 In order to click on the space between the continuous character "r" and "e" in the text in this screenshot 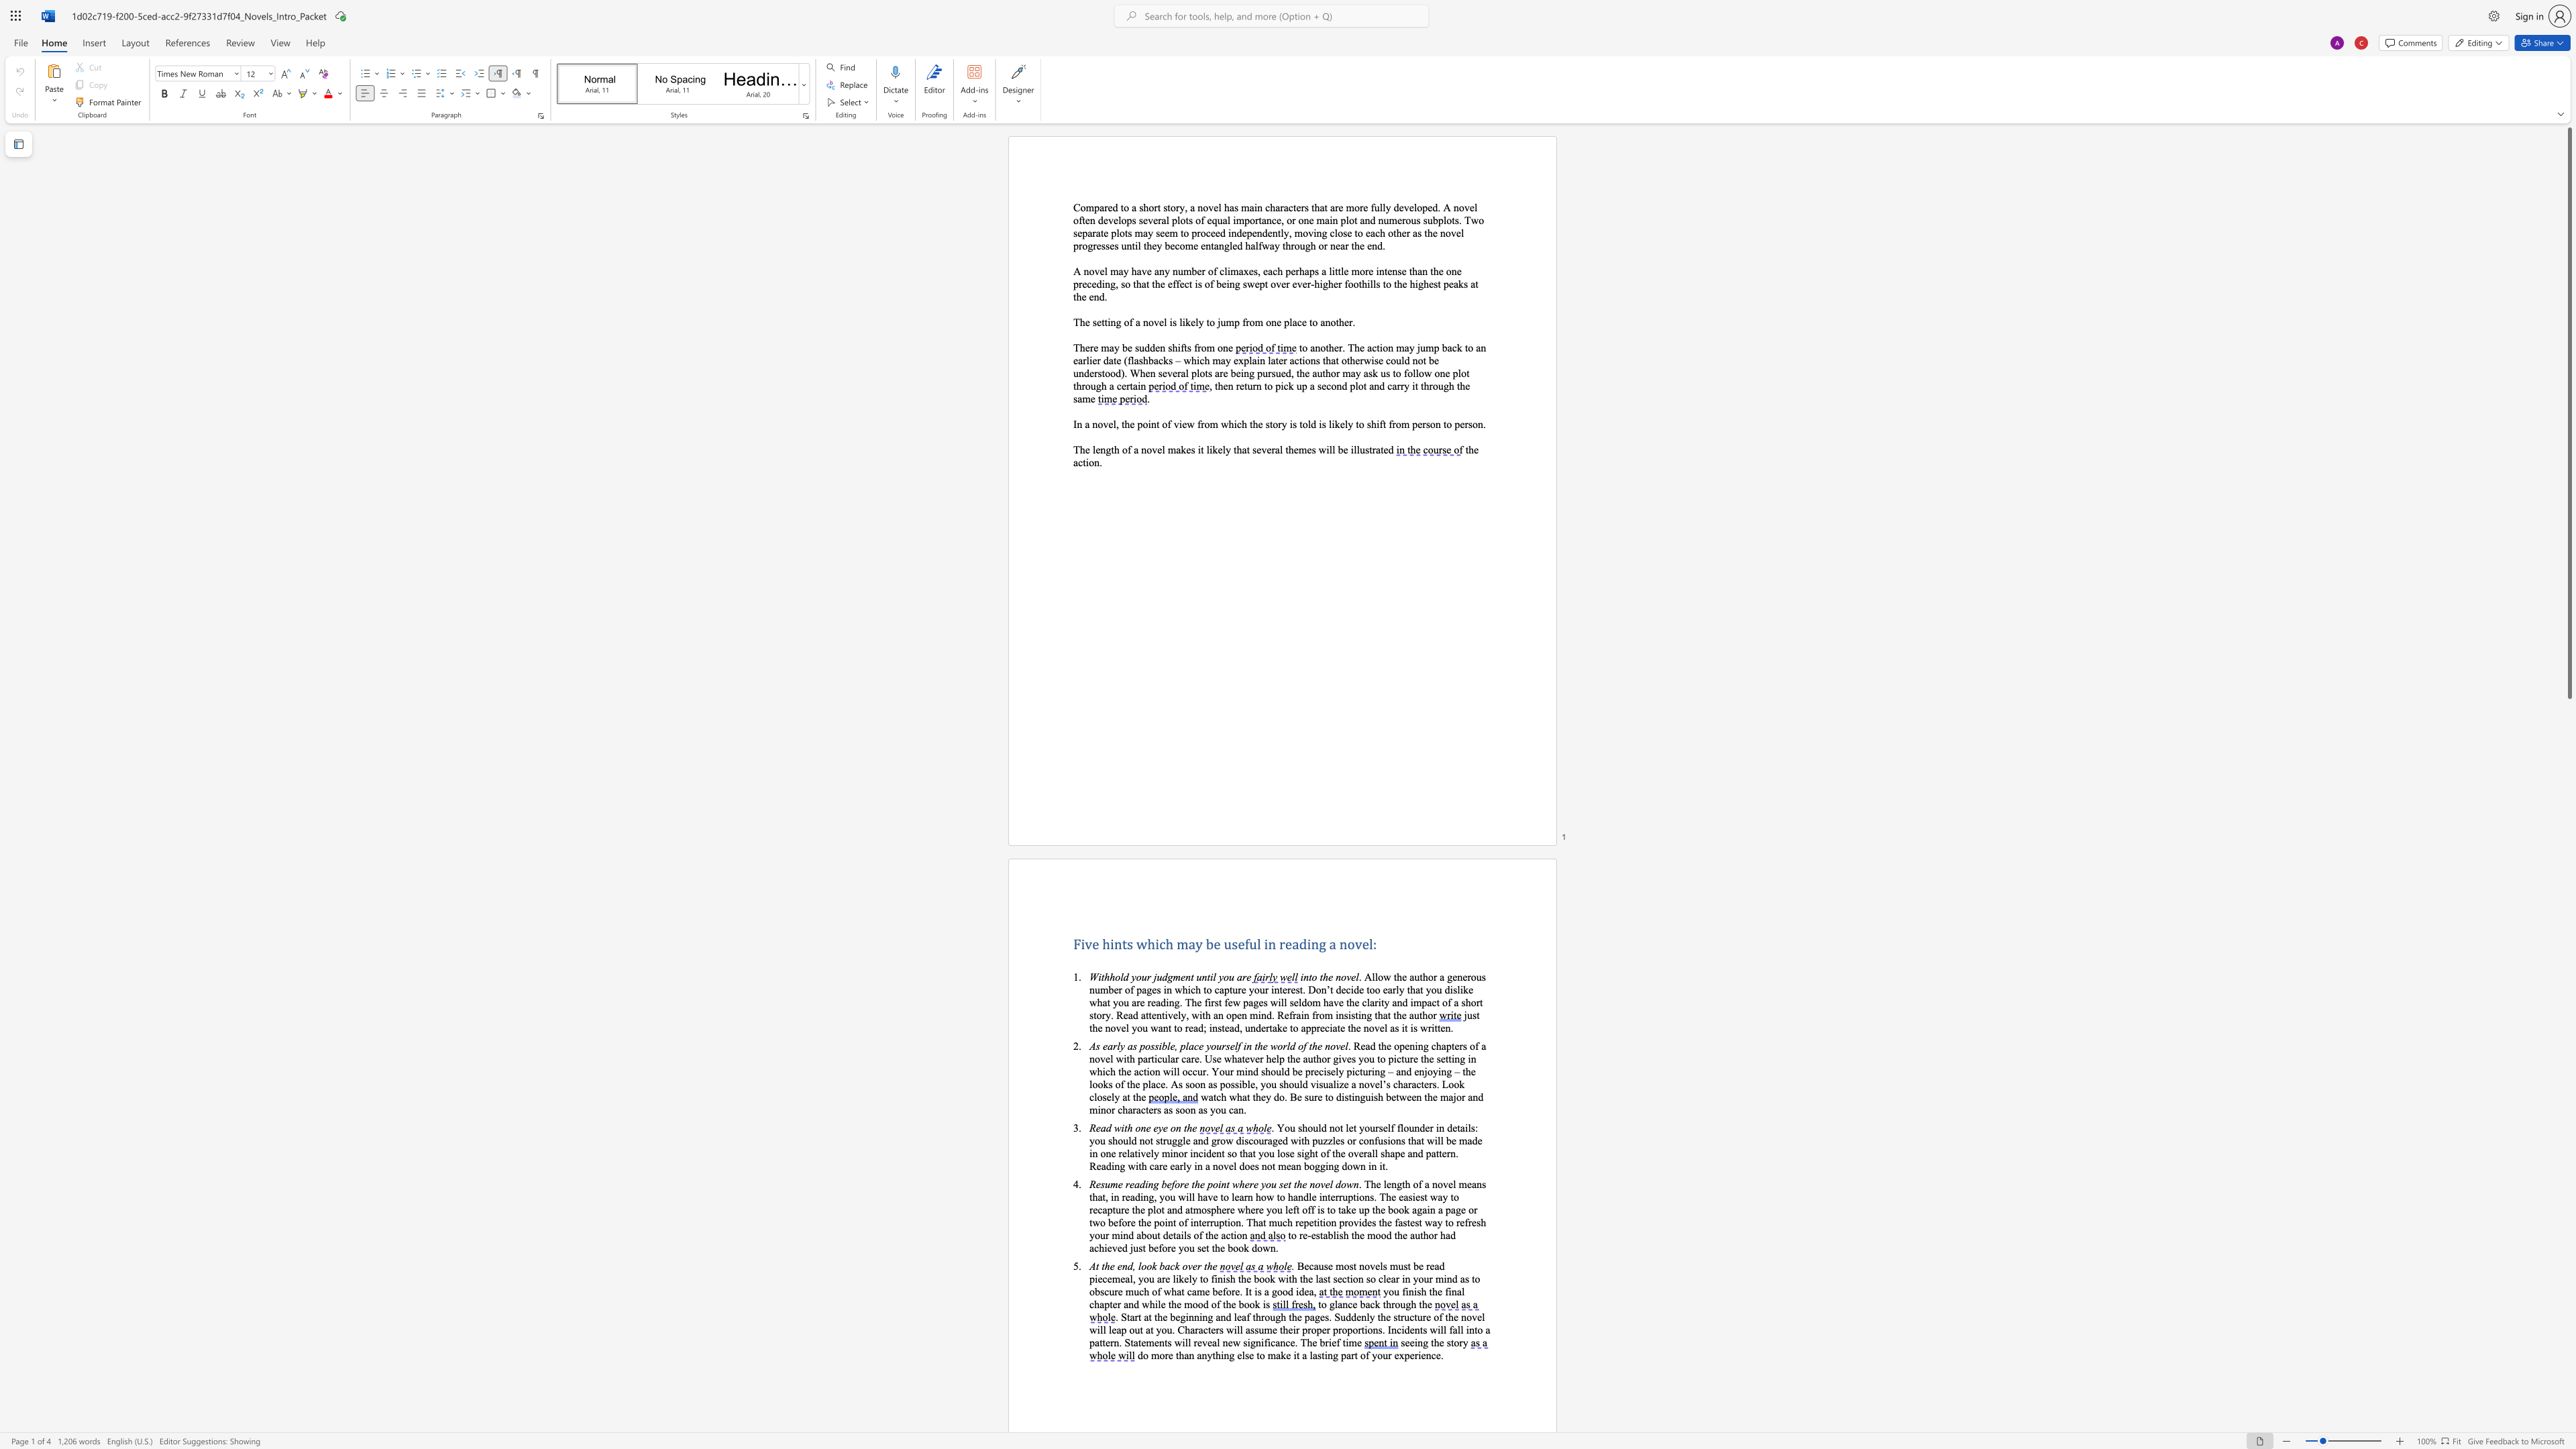, I will do `click(1122, 1152)`.